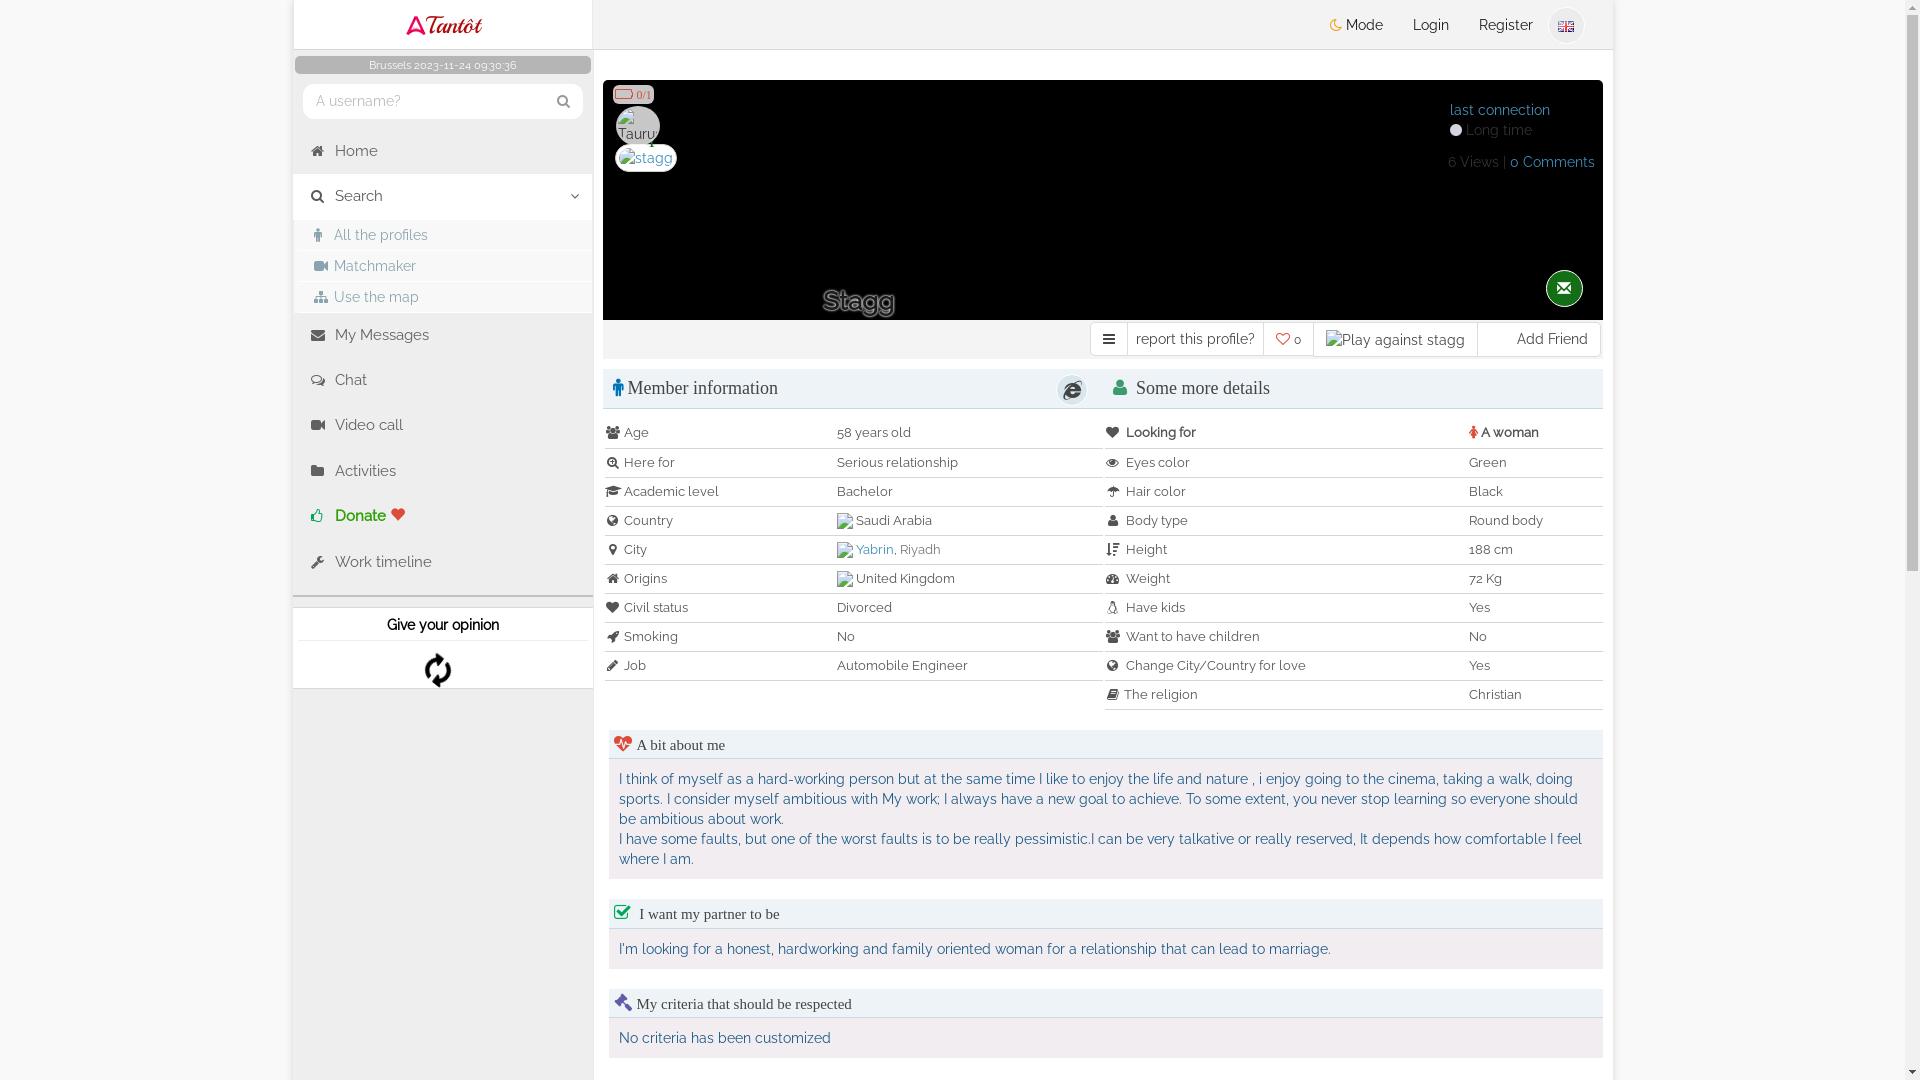 The height and width of the screenshot is (1080, 1920). Describe the element at coordinates (899, 549) in the screenshot. I see `'Riyadh'` at that location.